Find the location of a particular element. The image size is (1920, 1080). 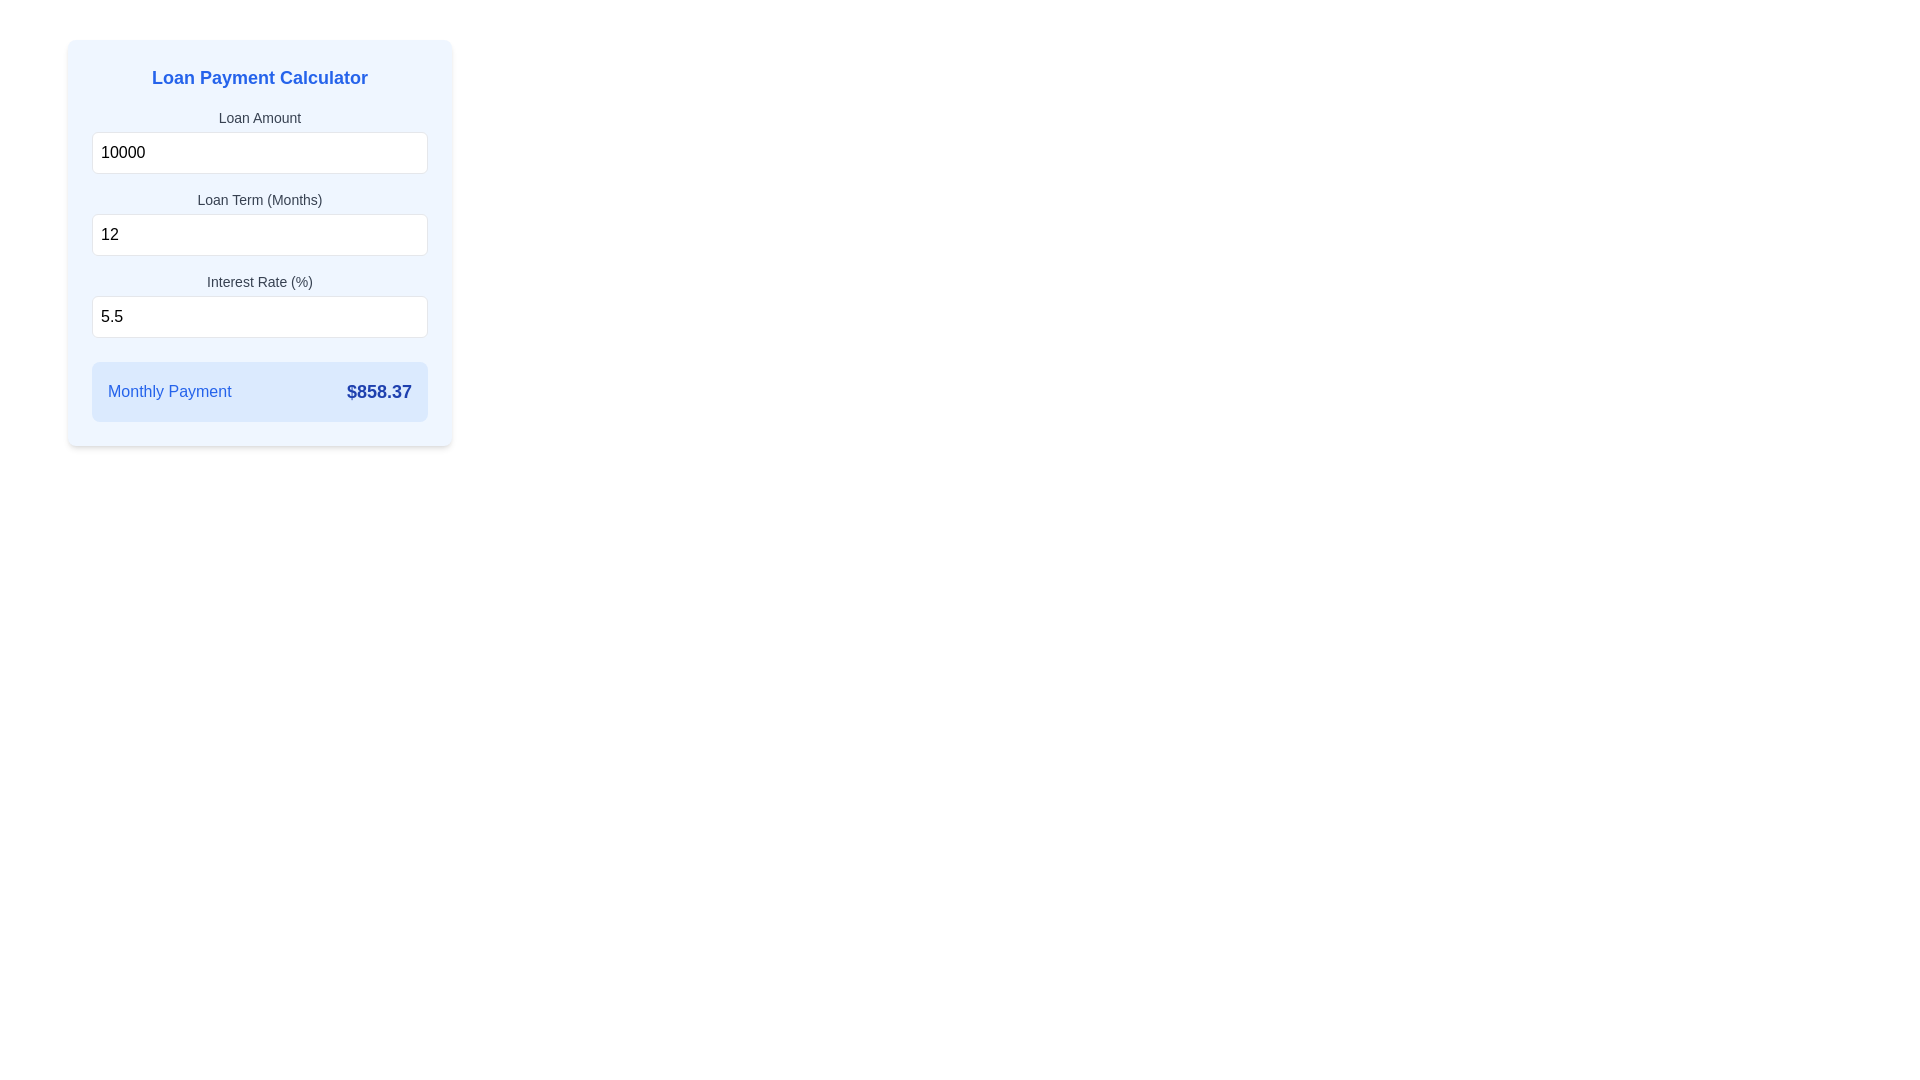

the text label indicating the loan amount input field in the 'Loan Payment Calculator' form is located at coordinates (258, 118).